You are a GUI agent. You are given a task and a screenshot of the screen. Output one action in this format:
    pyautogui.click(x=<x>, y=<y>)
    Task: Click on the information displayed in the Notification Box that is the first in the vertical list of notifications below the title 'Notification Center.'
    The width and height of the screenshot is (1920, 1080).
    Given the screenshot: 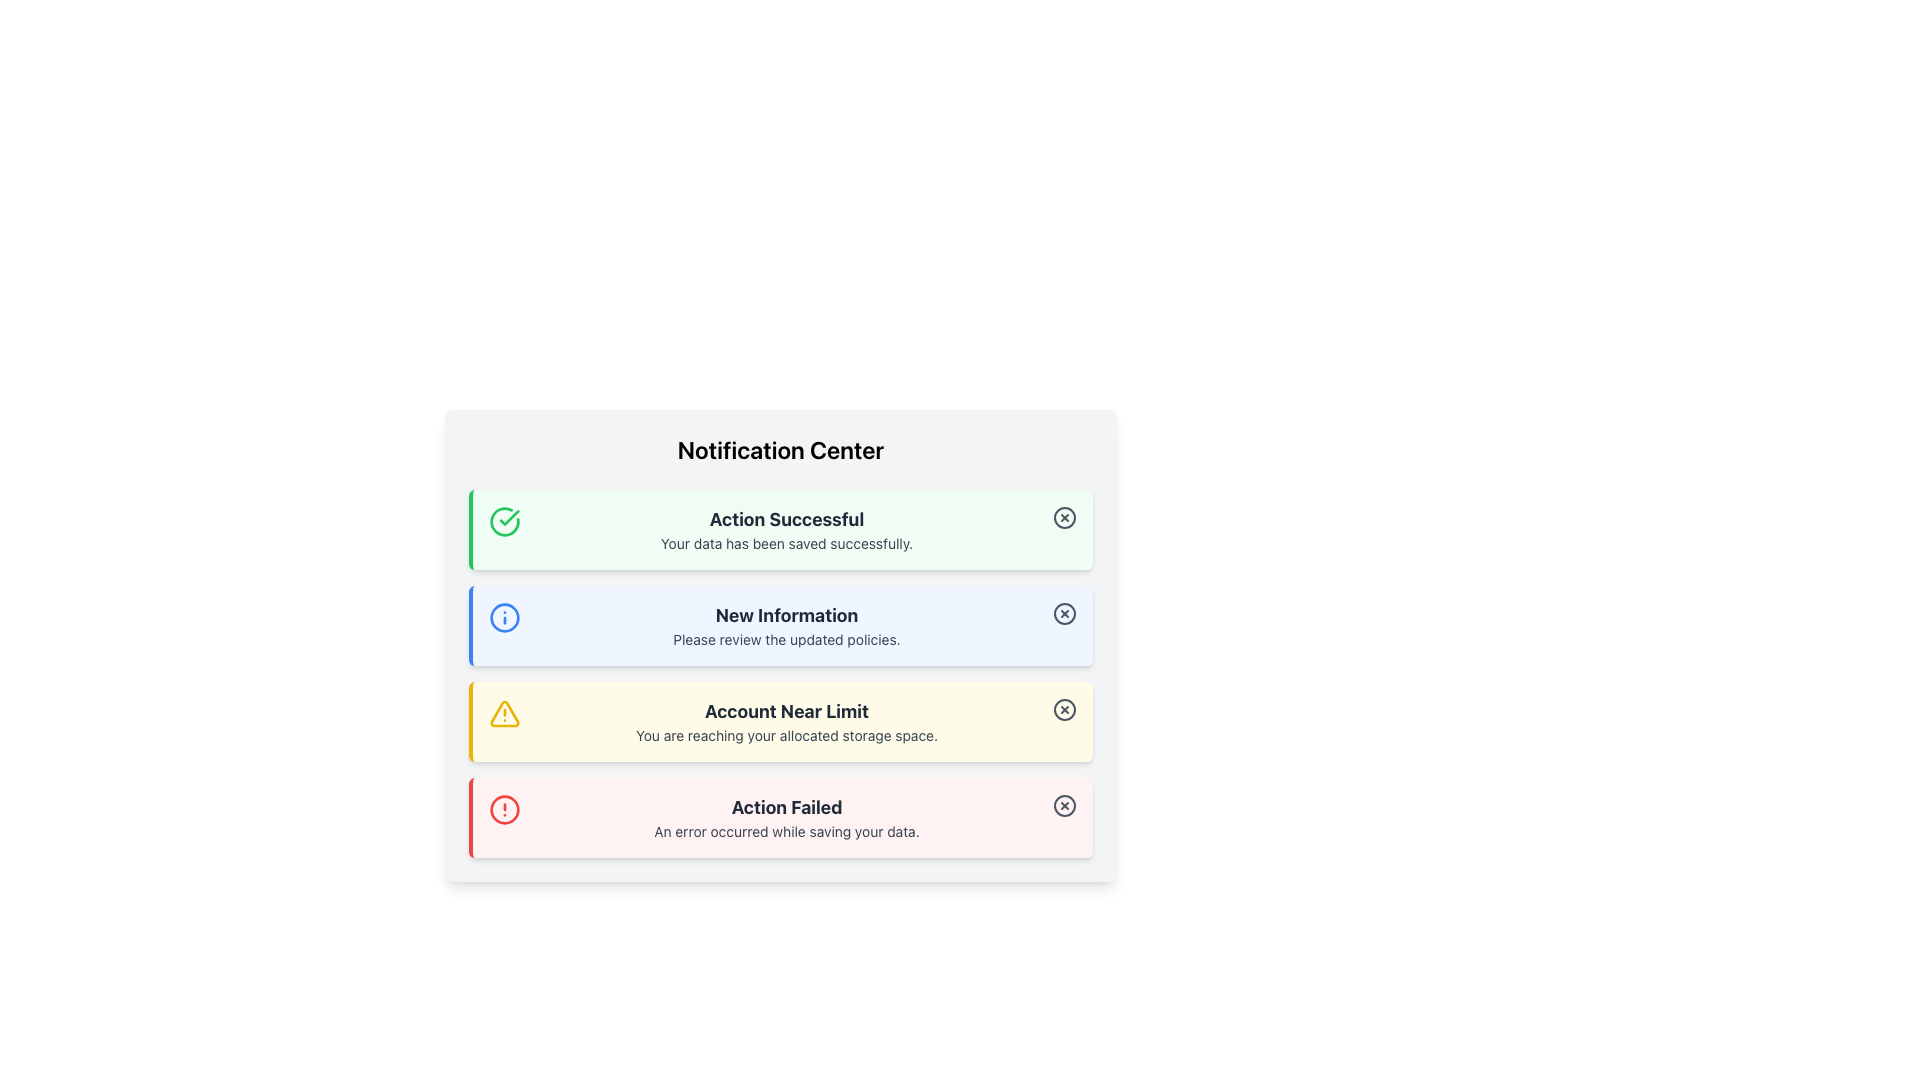 What is the action you would take?
    pyautogui.click(x=780, y=528)
    